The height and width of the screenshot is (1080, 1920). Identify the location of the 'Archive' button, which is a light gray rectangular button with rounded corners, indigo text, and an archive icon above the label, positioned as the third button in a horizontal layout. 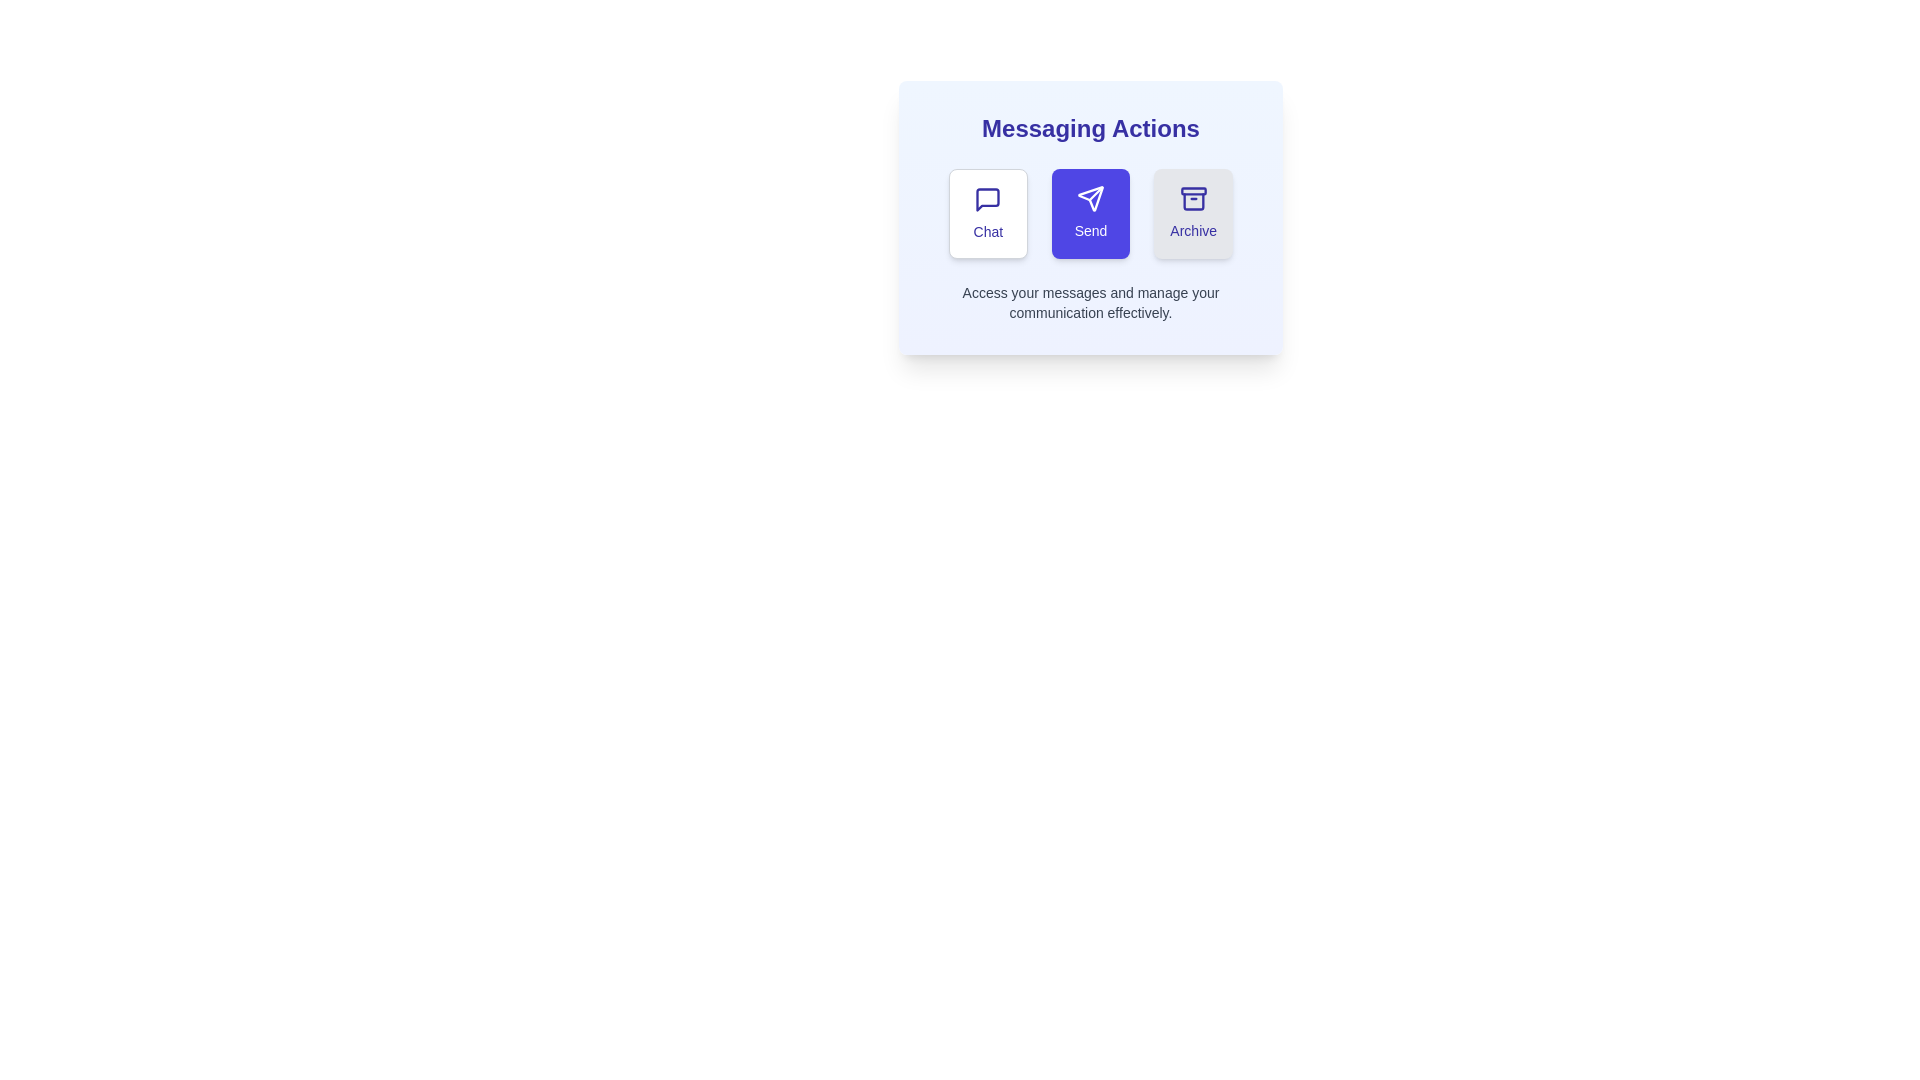
(1193, 213).